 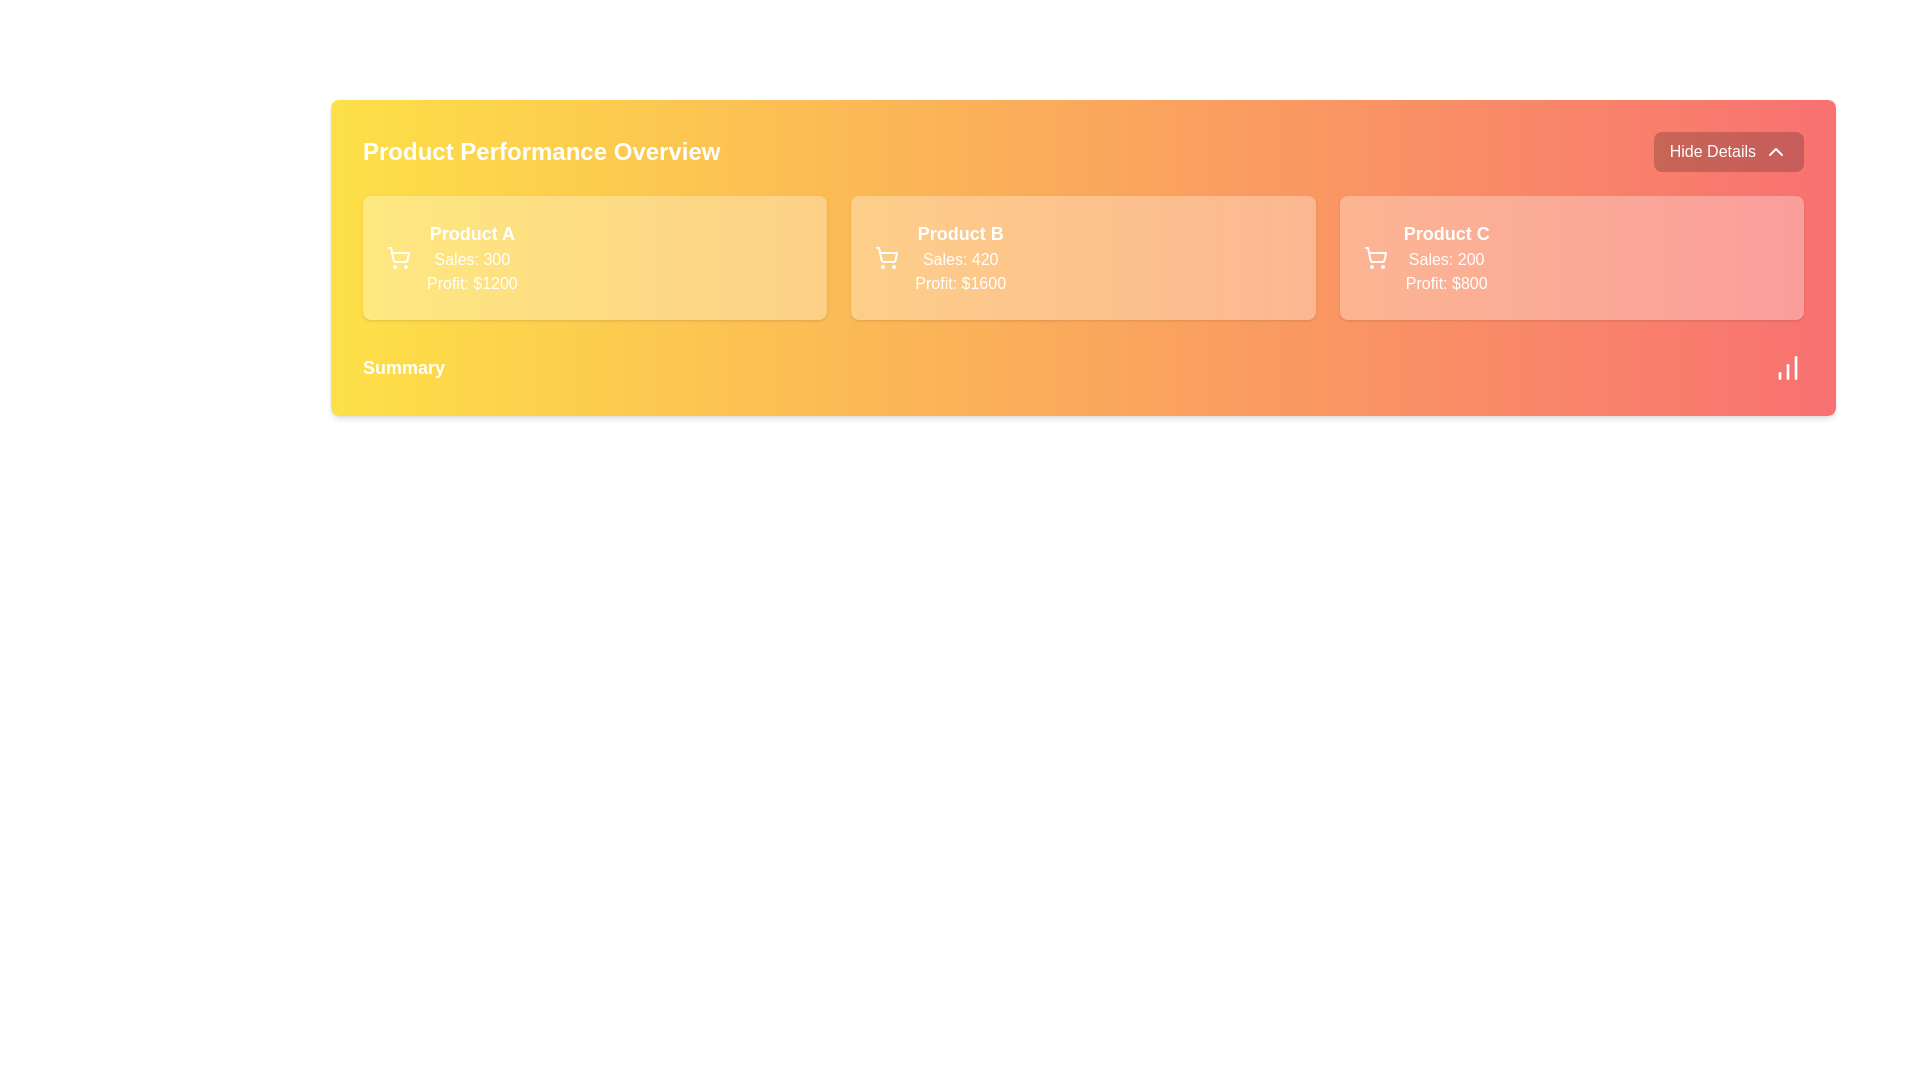 What do you see at coordinates (886, 257) in the screenshot?
I see `the shopping cart icon located at the leftmost side near the top of the 'Product B' card` at bounding box center [886, 257].